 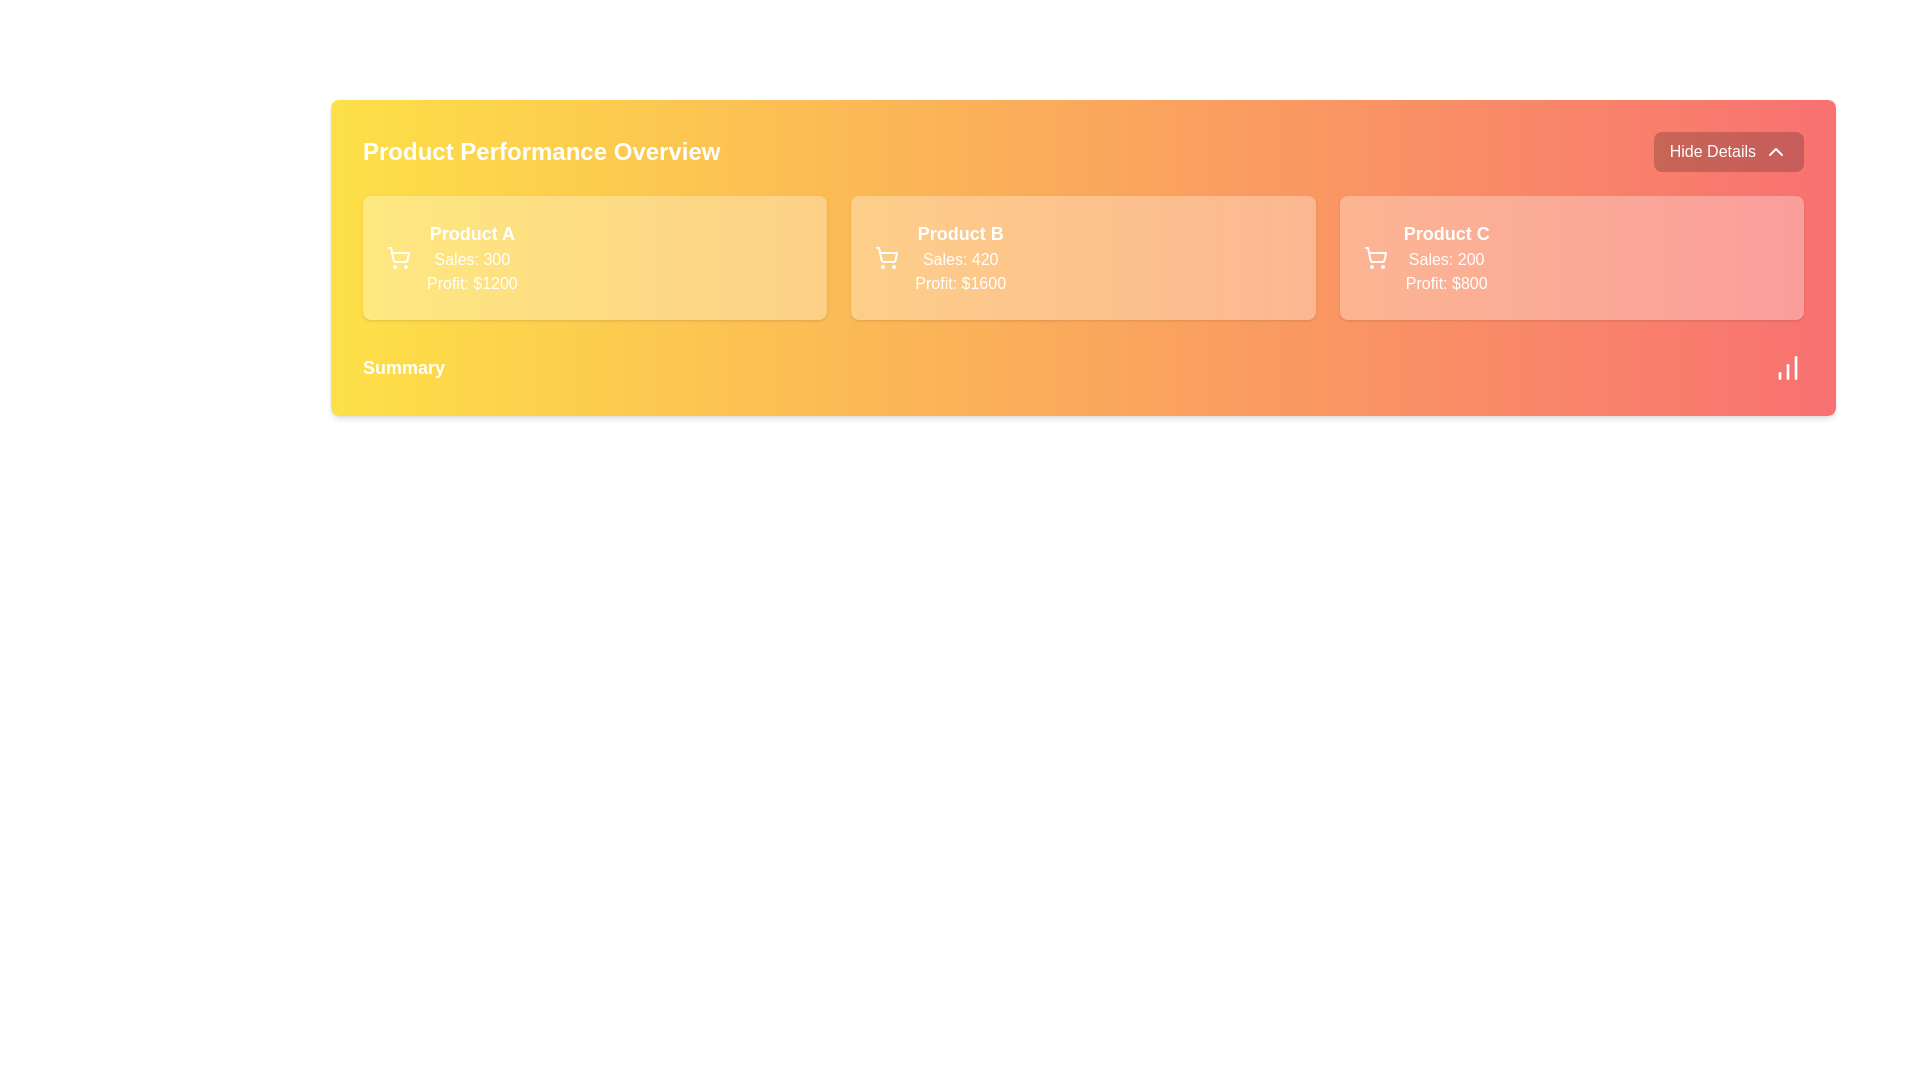 What do you see at coordinates (886, 257) in the screenshot?
I see `the shopping cart icon located at the leftmost side near the top of the 'Product B' card` at bounding box center [886, 257].